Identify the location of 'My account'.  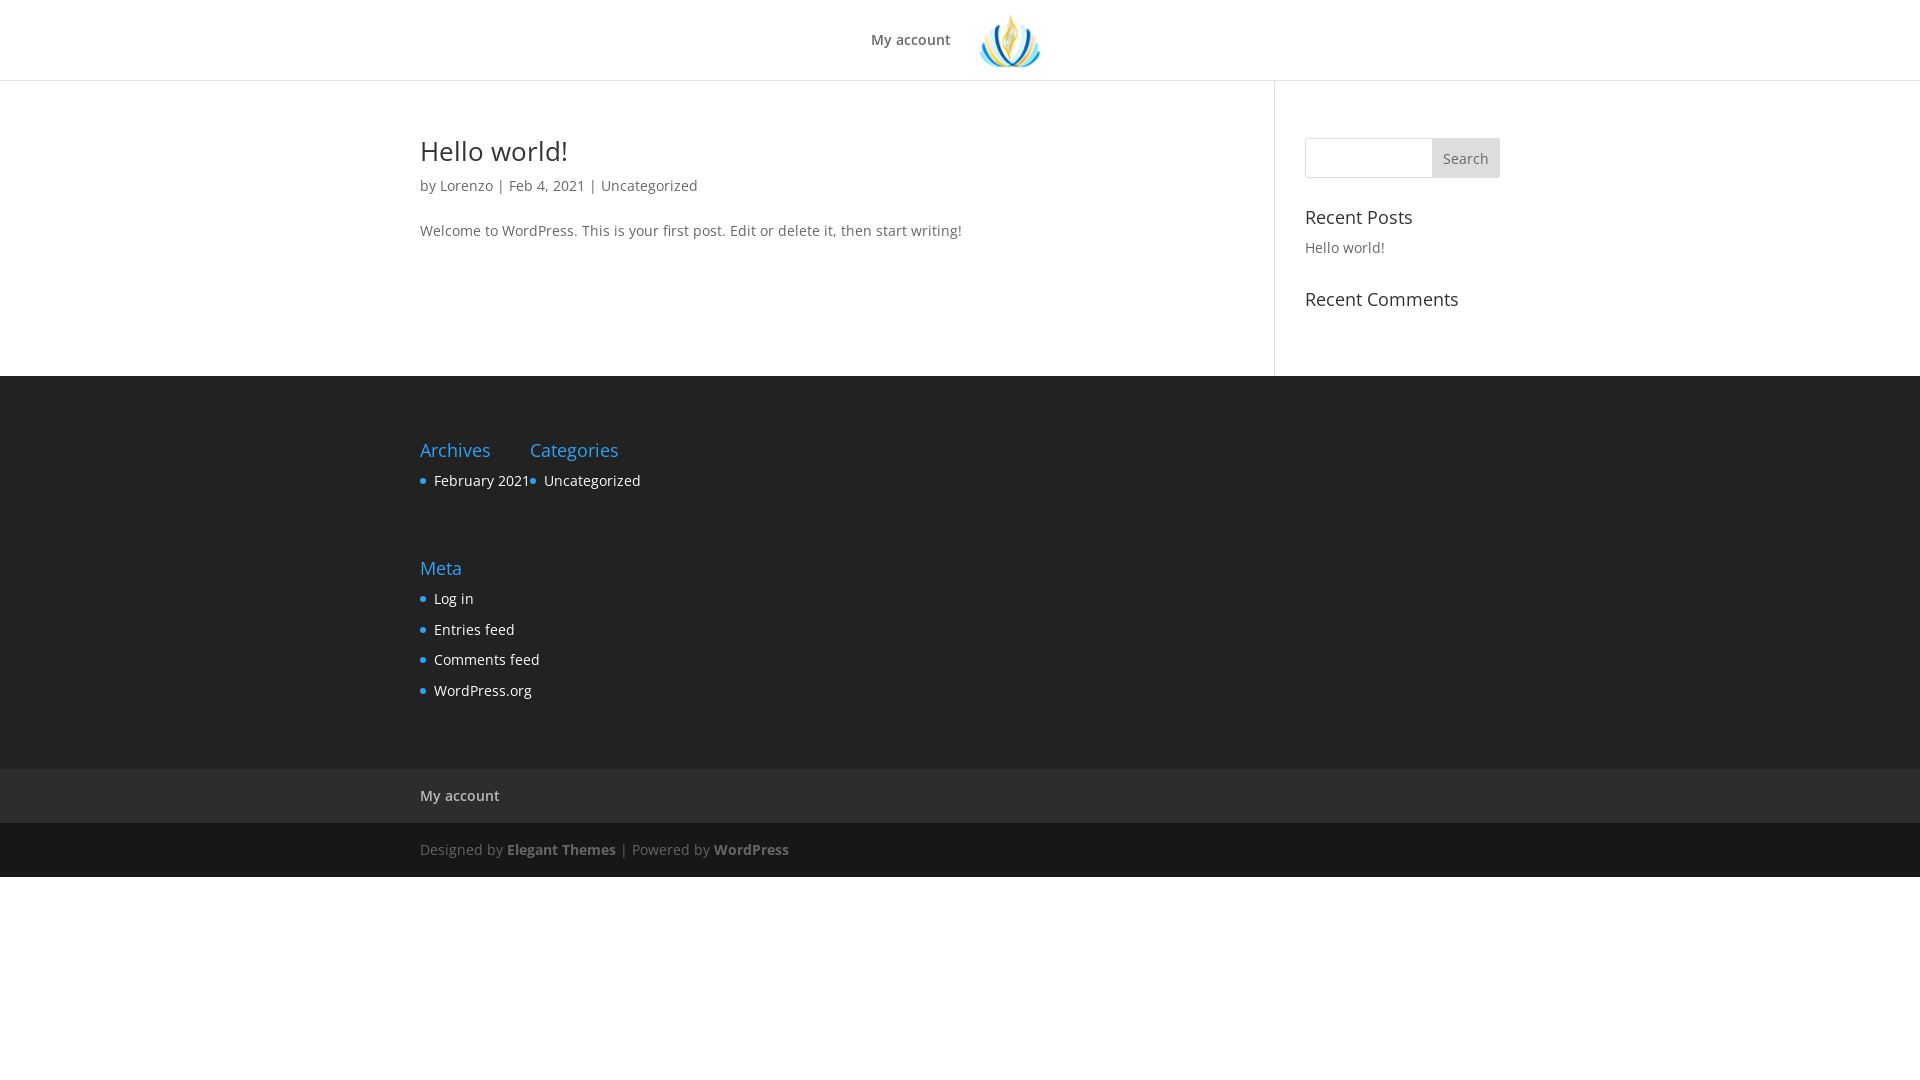
(459, 794).